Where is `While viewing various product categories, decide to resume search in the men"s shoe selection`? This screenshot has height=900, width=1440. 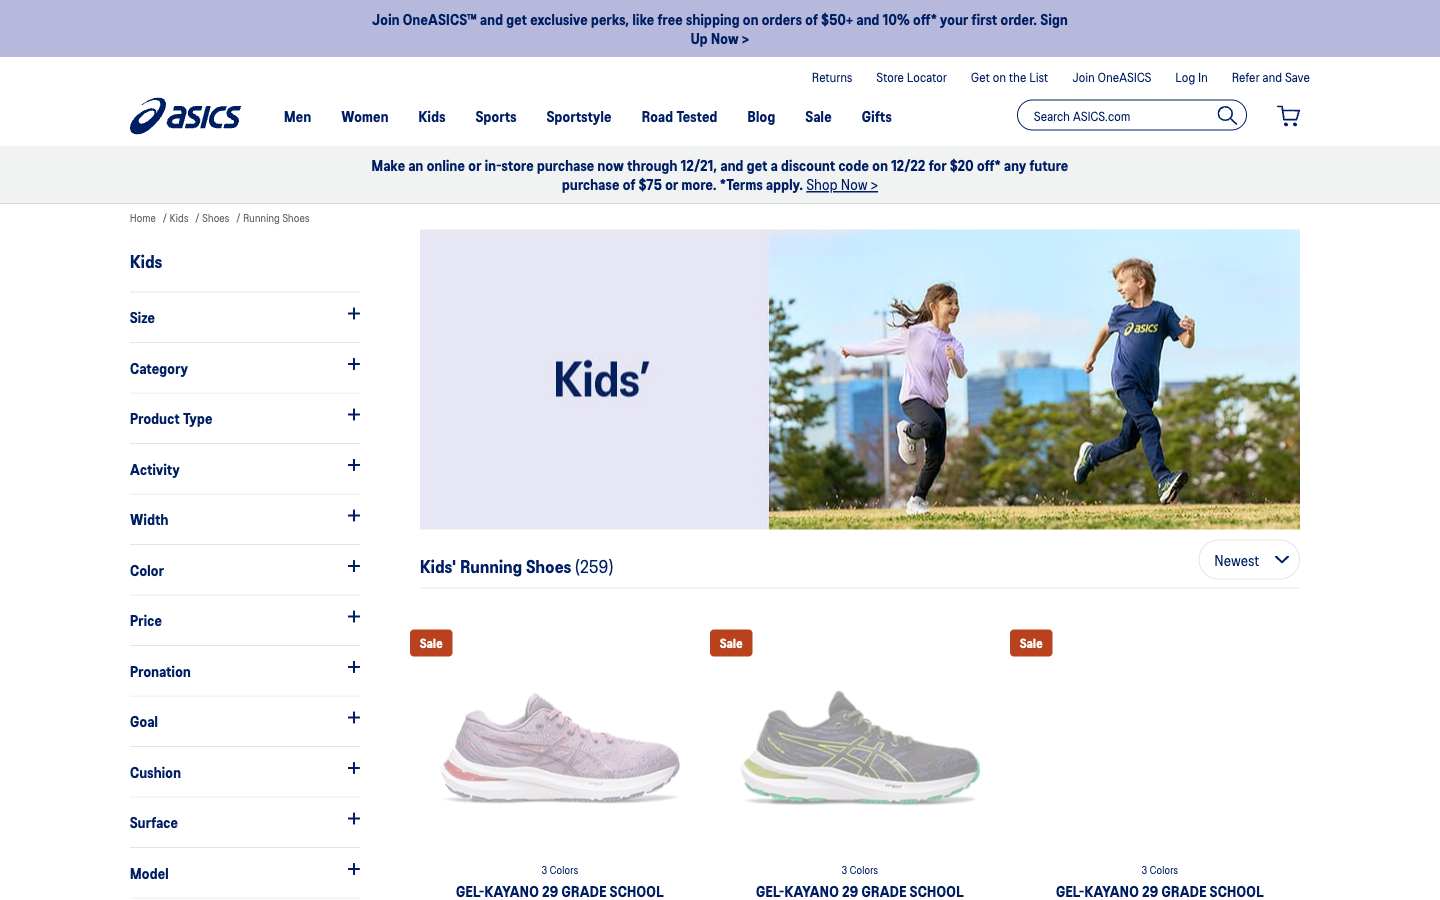 While viewing various product categories, decide to resume search in the men"s shoe selection is located at coordinates (243, 367).